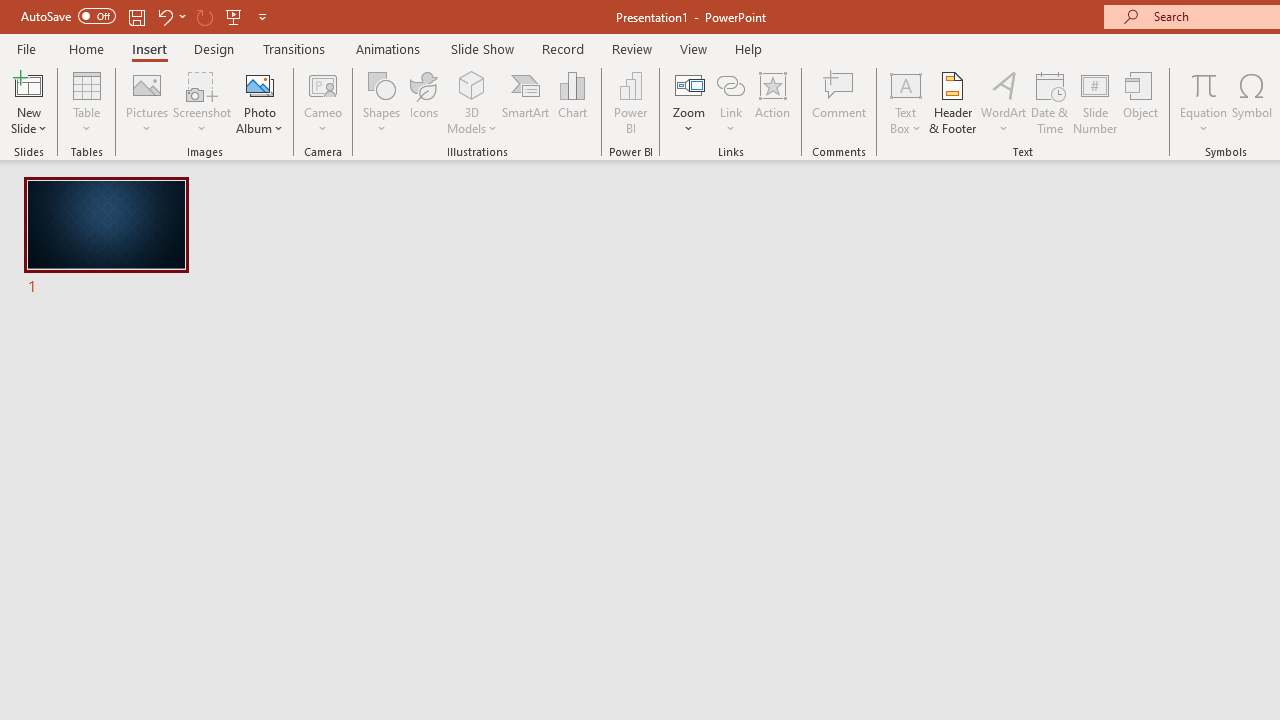 Image resolution: width=1280 pixels, height=720 pixels. Describe the element at coordinates (1004, 103) in the screenshot. I see `'WordArt'` at that location.